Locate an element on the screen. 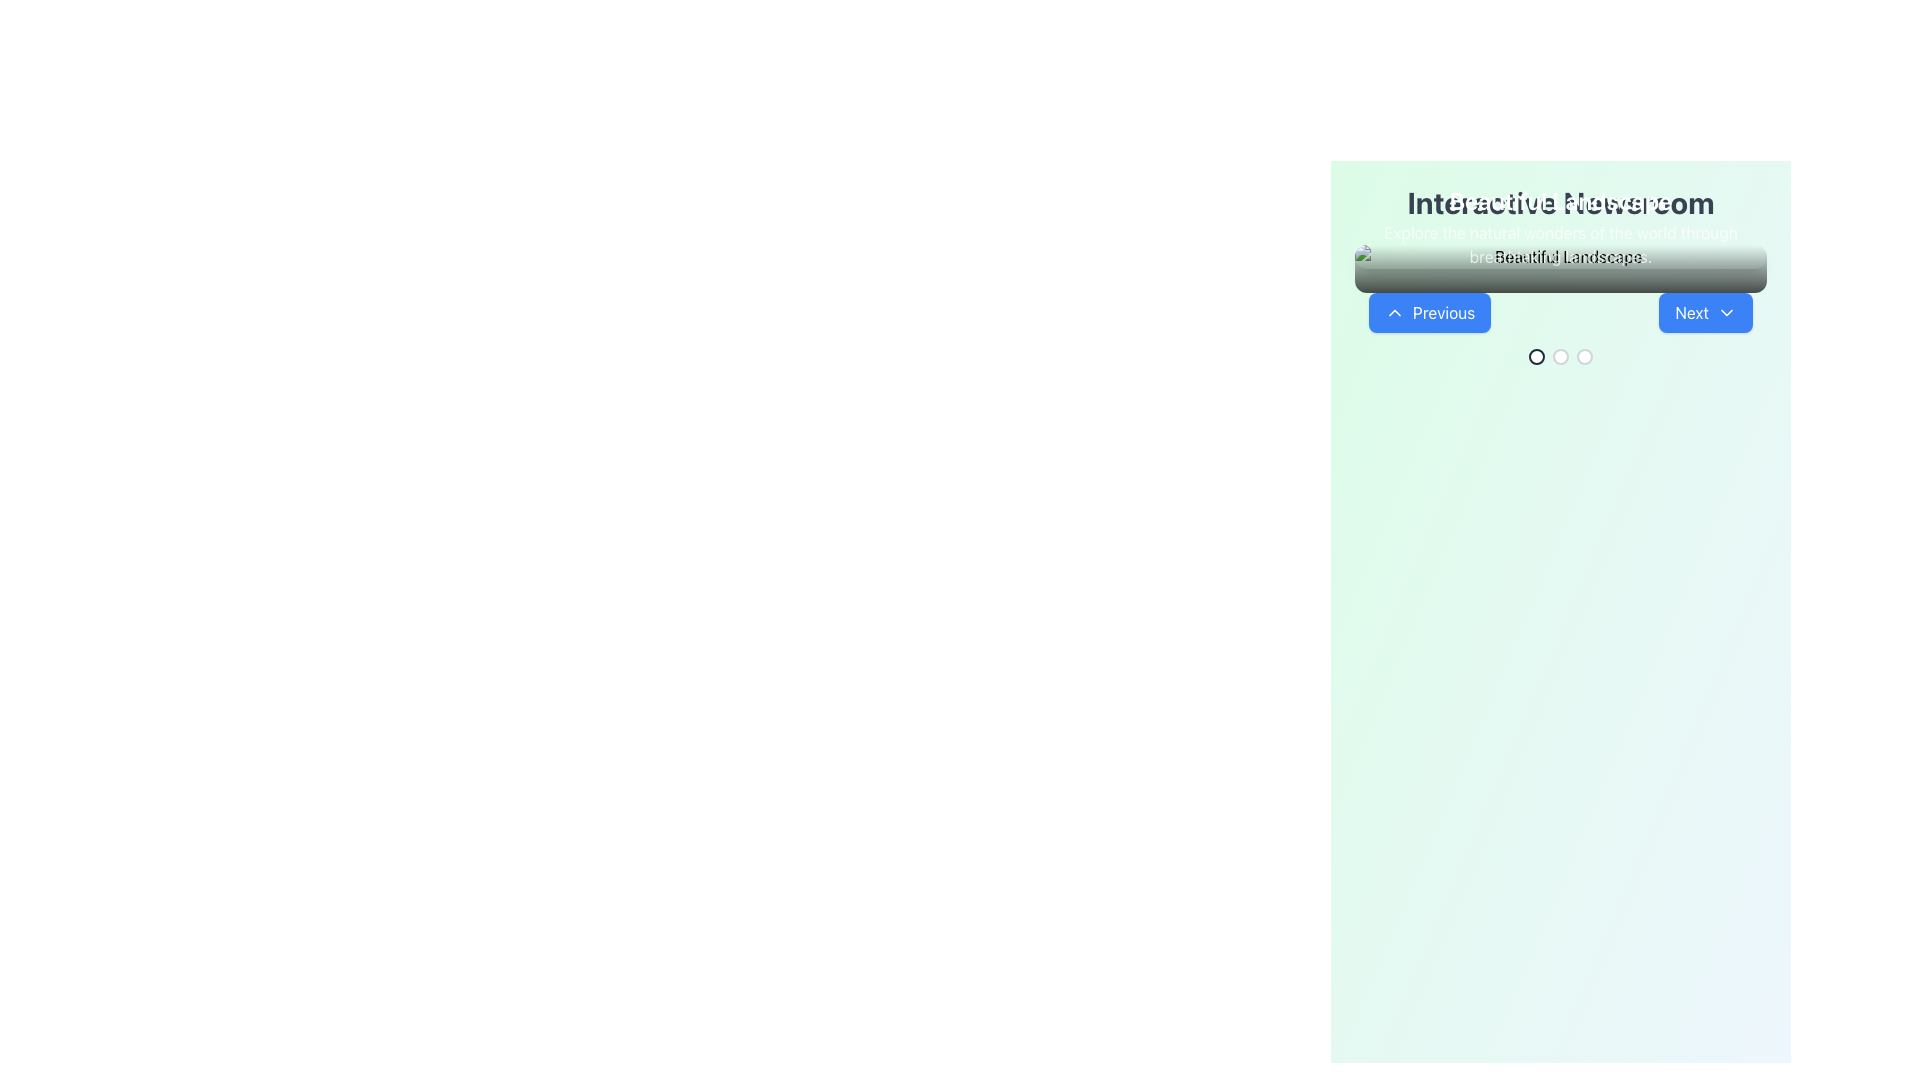 The width and height of the screenshot is (1920, 1080). the third radio button in a horizontal row of three options, which is visually identical to two other circles but is positioned to the right is located at coordinates (1583, 356).